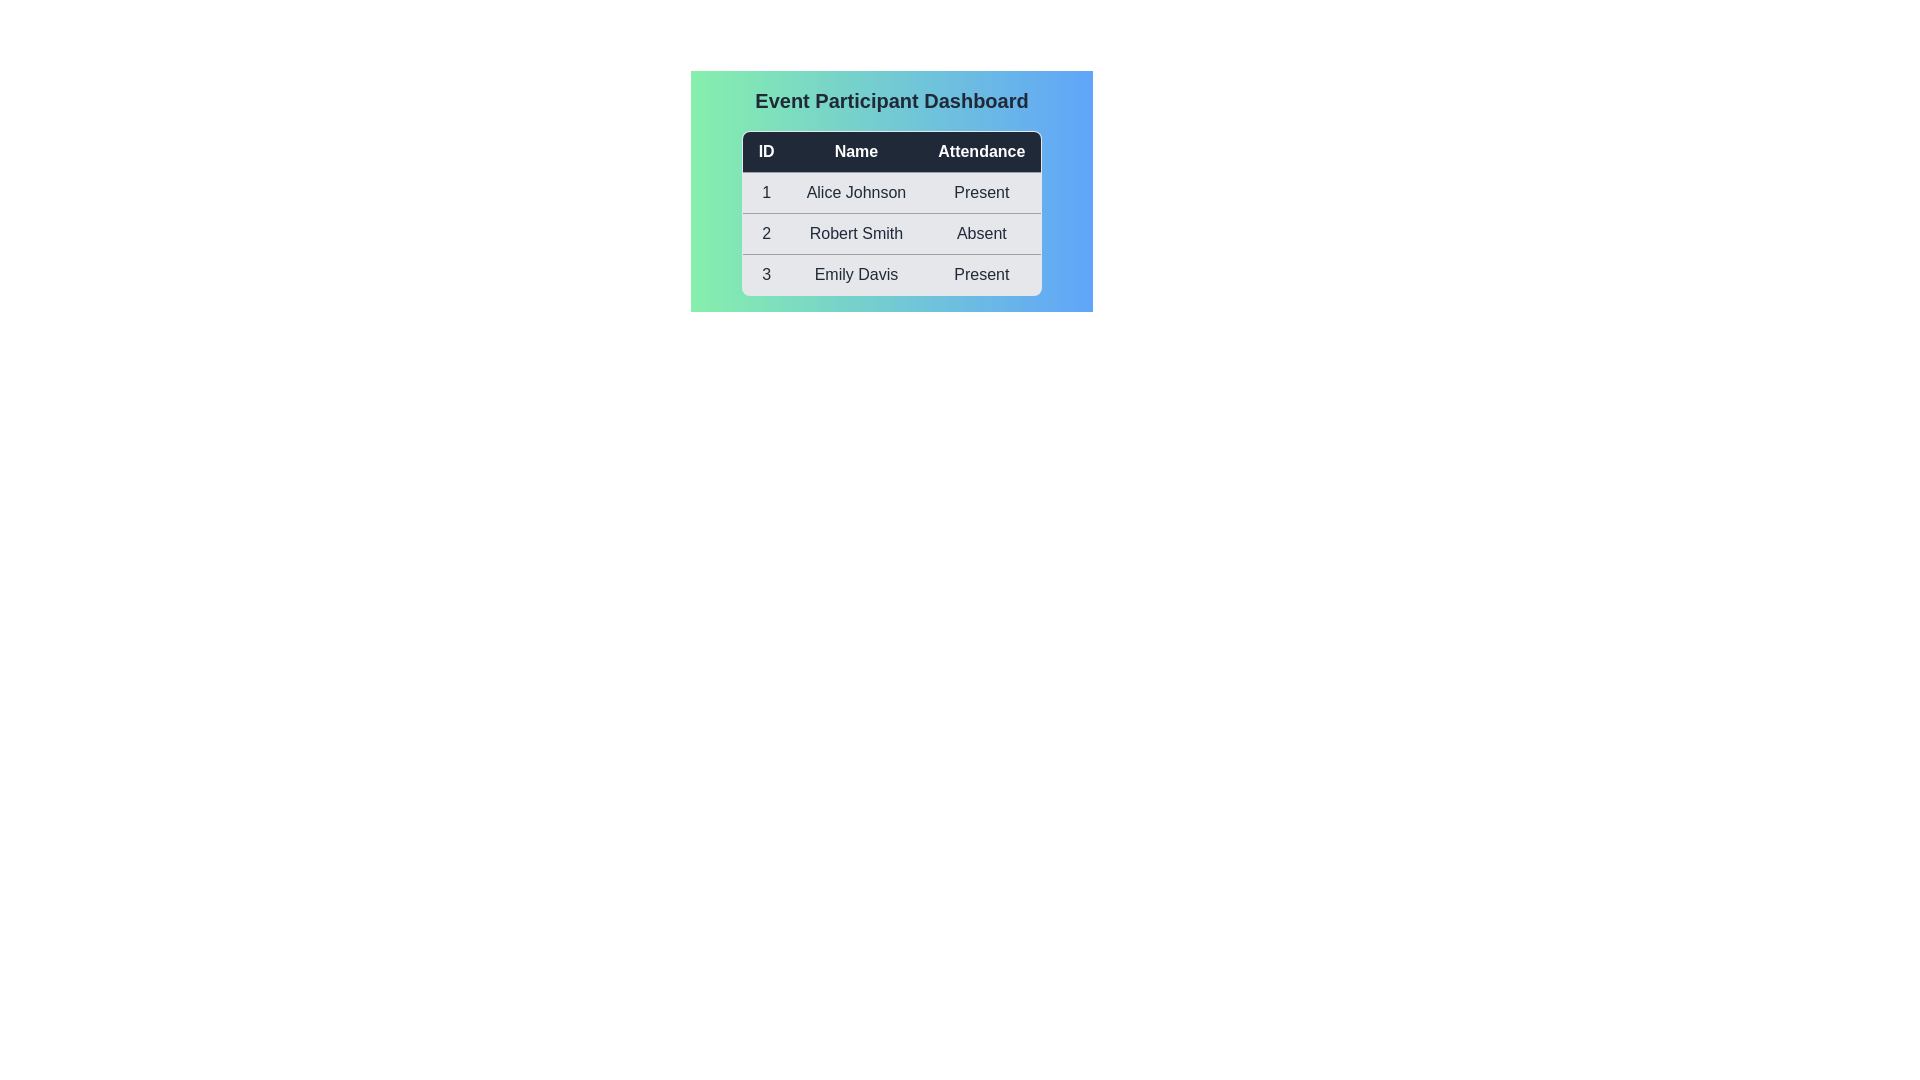 The height and width of the screenshot is (1080, 1920). Describe the element at coordinates (856, 150) in the screenshot. I see `the 'Name' column header in the Event Participant Dashboard, which is located between the 'ID' column and the 'Attendance' column` at that location.